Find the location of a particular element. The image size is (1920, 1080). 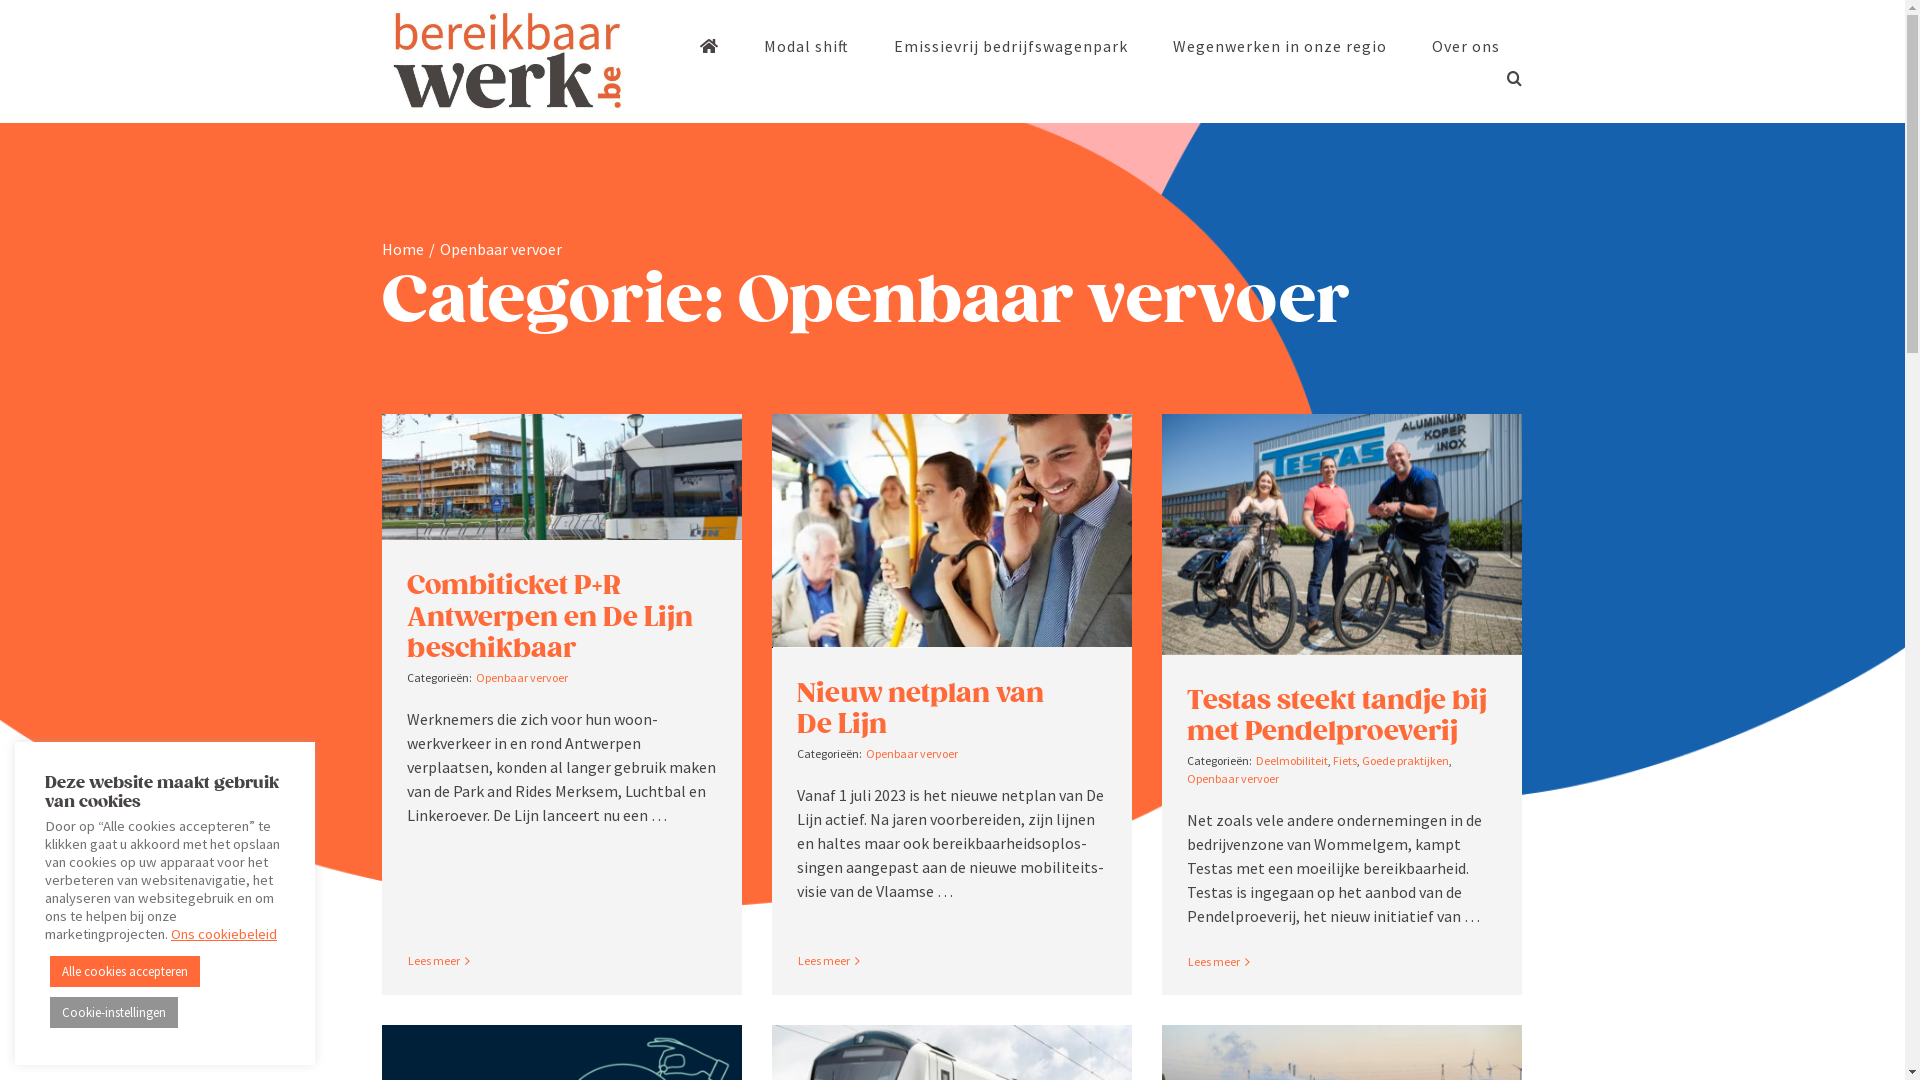

'Cookie-instellingen' is located at coordinates (113, 1012).